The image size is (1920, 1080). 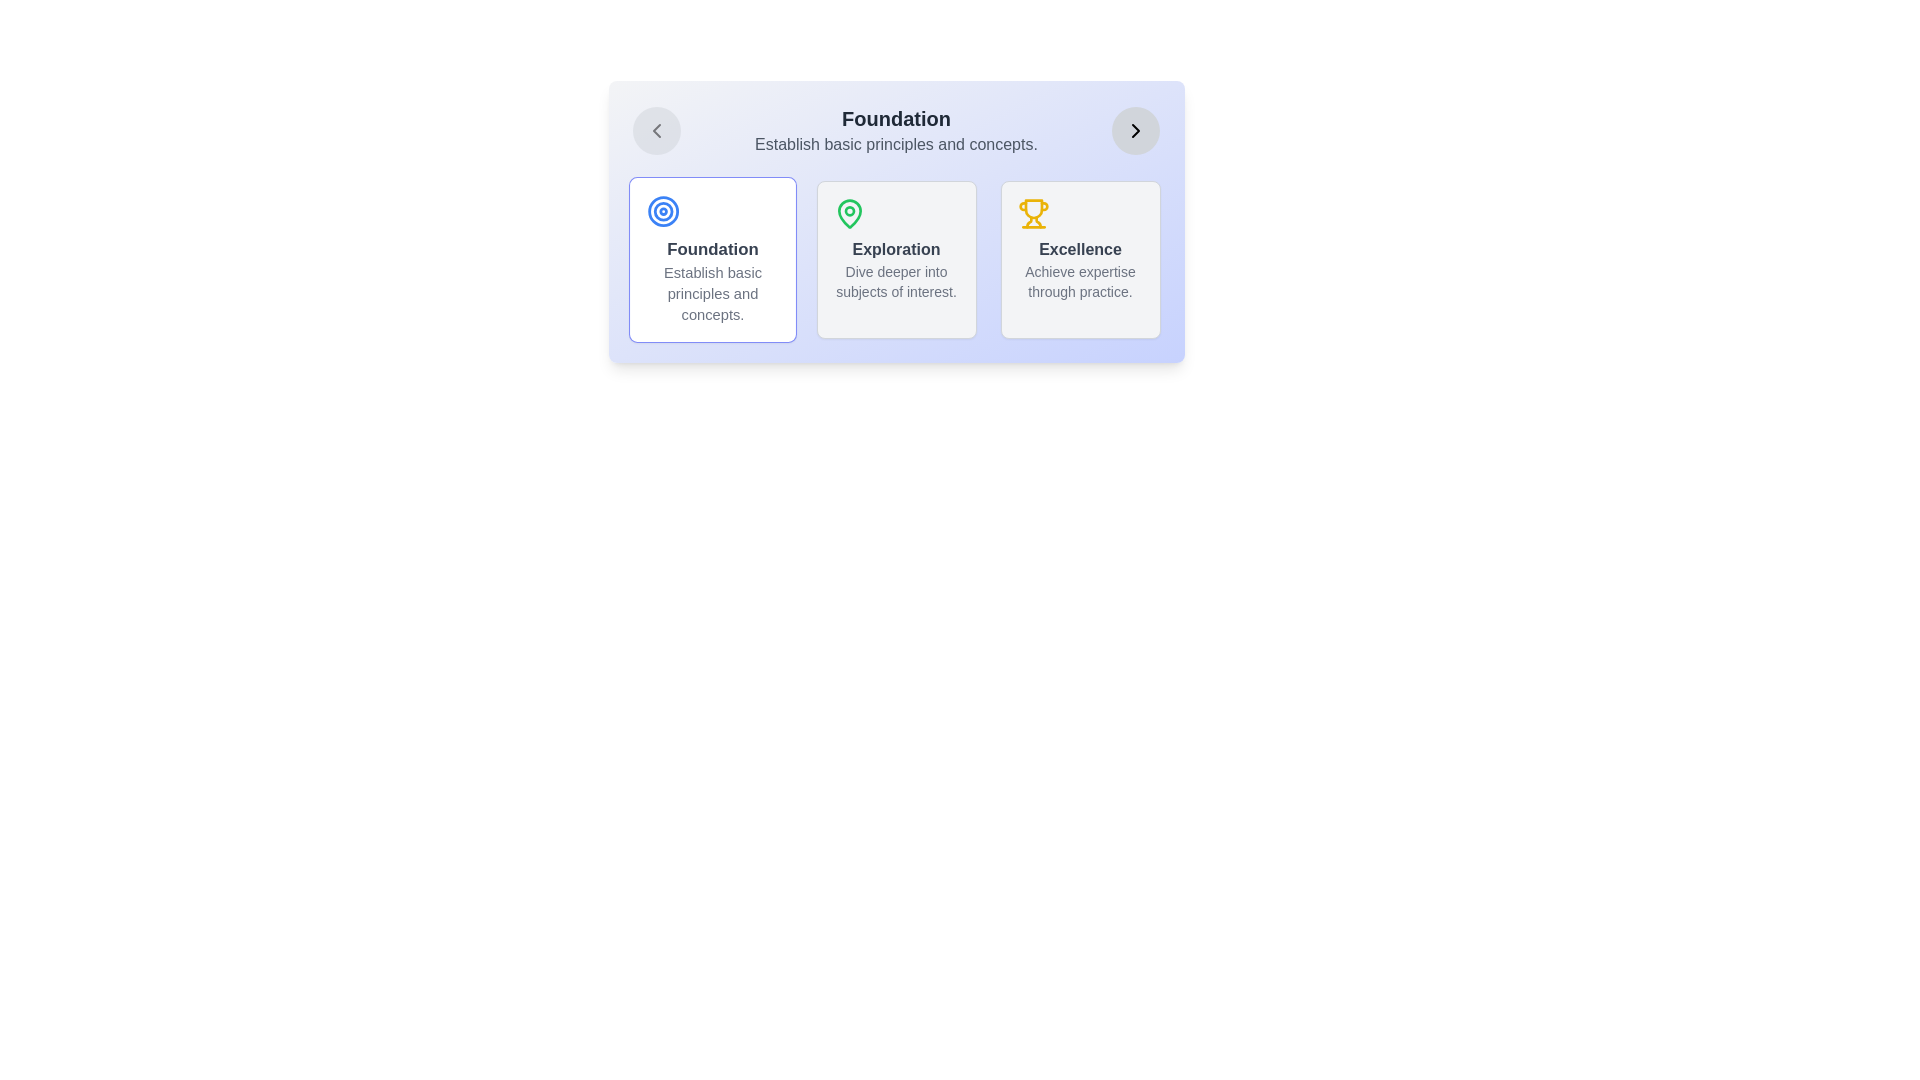 What do you see at coordinates (1079, 281) in the screenshot?
I see `the descriptive text located at the bottom of the rightmost card labeled 'Excellence', which provides additional context about this category` at bounding box center [1079, 281].